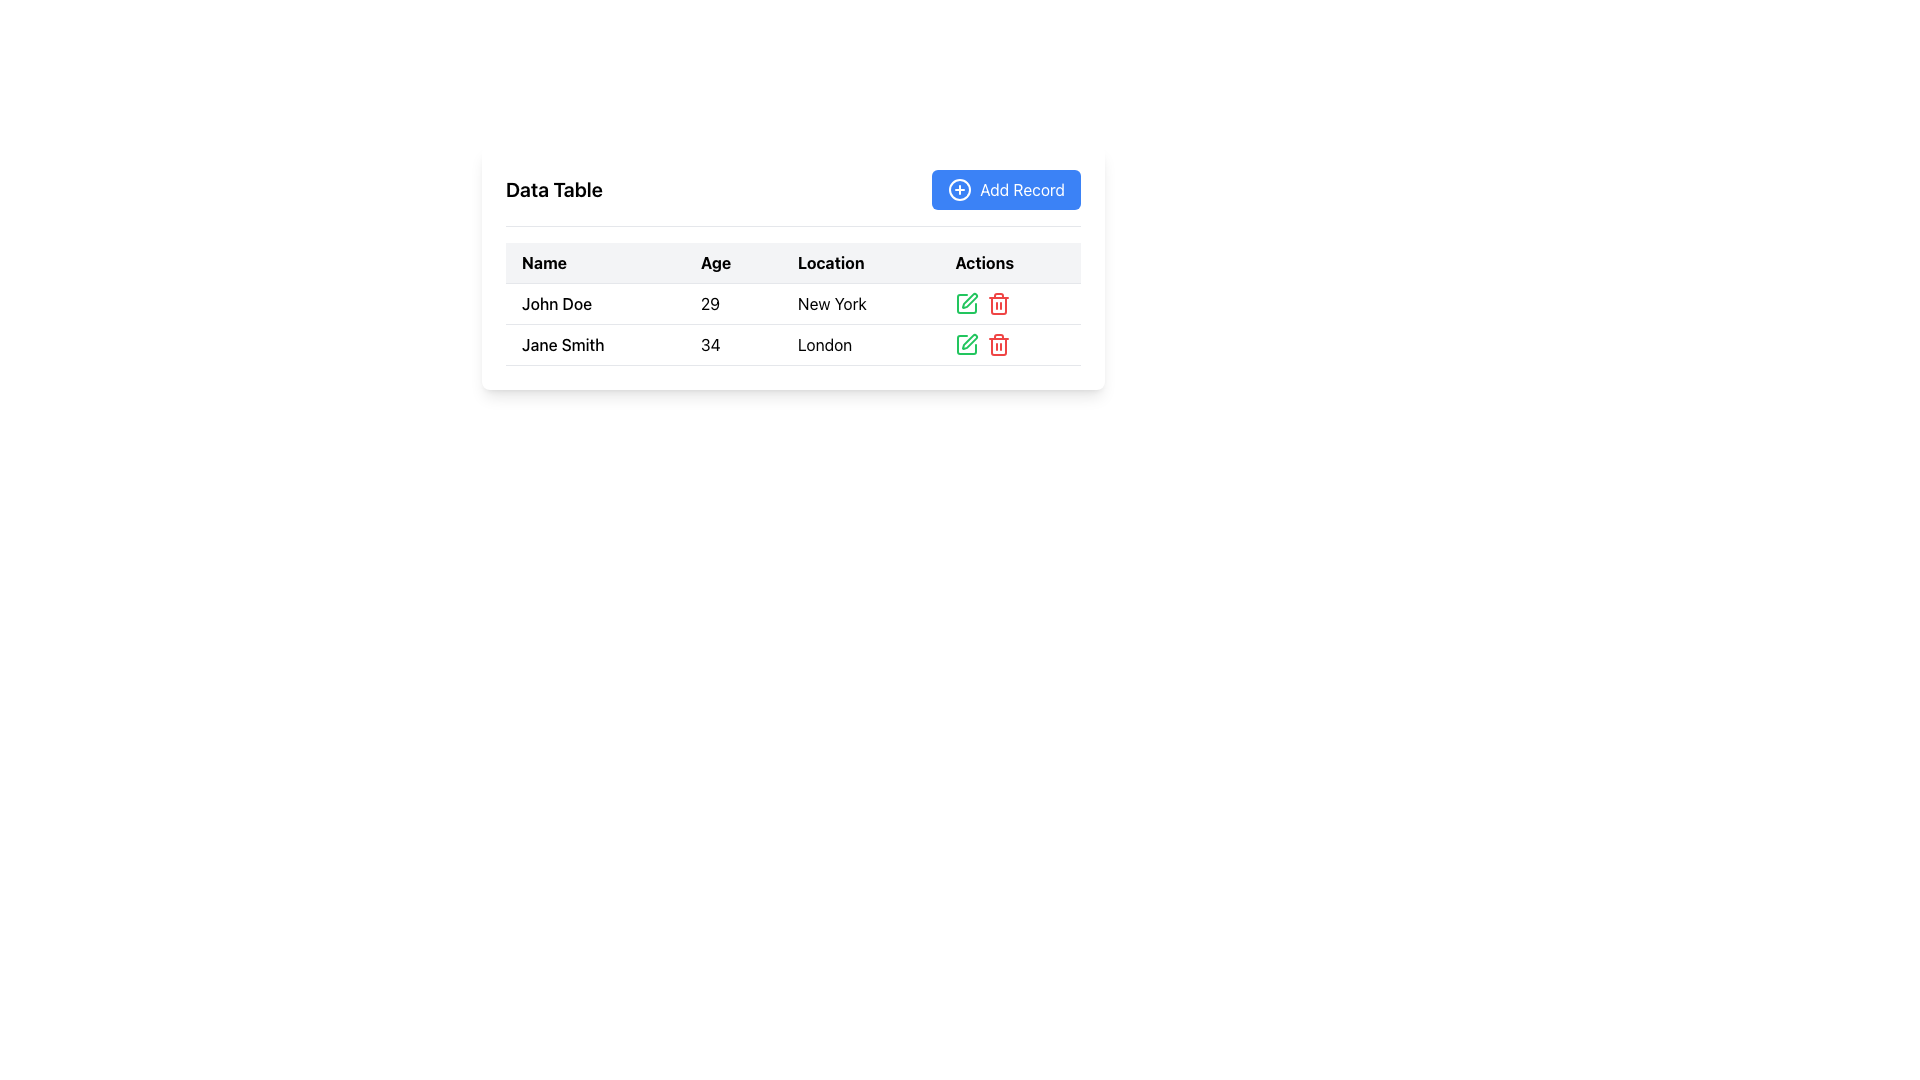 The height and width of the screenshot is (1080, 1920). Describe the element at coordinates (999, 343) in the screenshot. I see `the red trash can icon button used for delete actions, located in the 'Actions' column of the second row of the table` at that location.